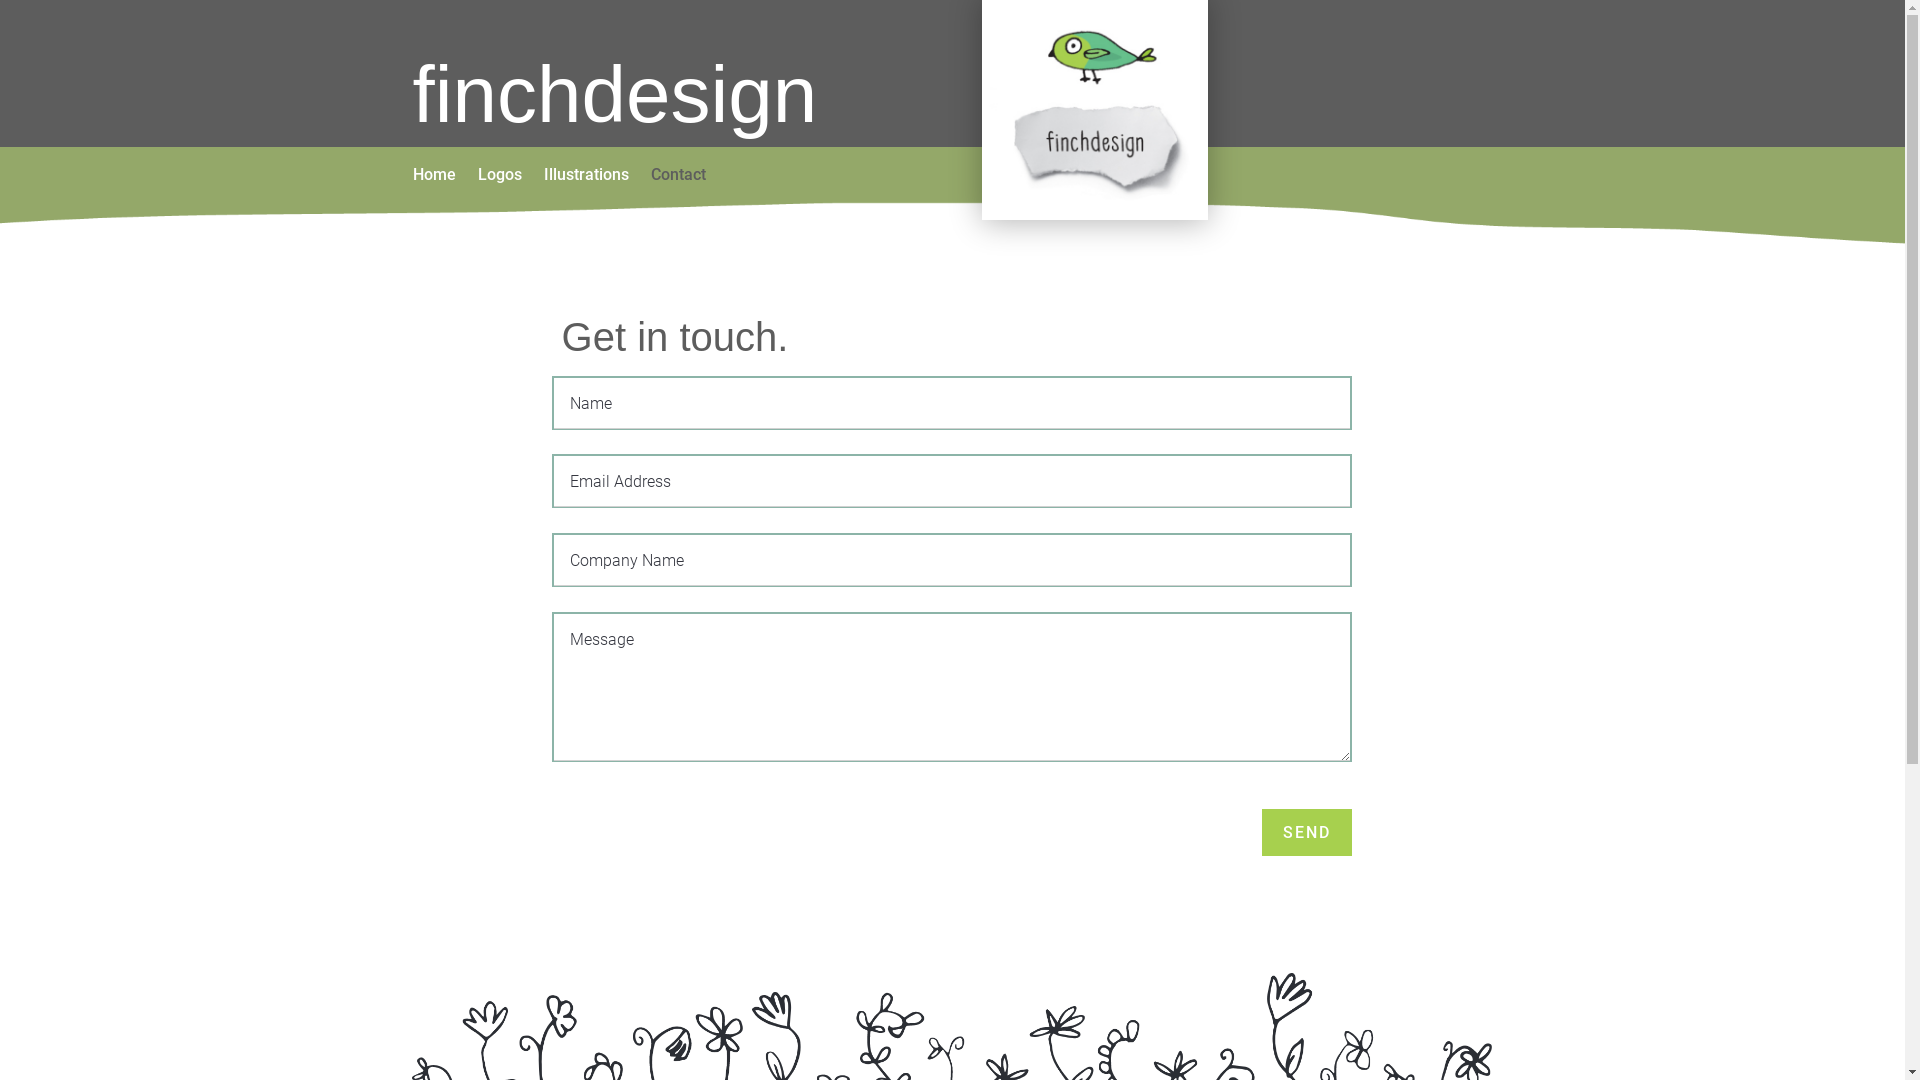  Describe the element at coordinates (585, 177) in the screenshot. I see `'Illustrations'` at that location.